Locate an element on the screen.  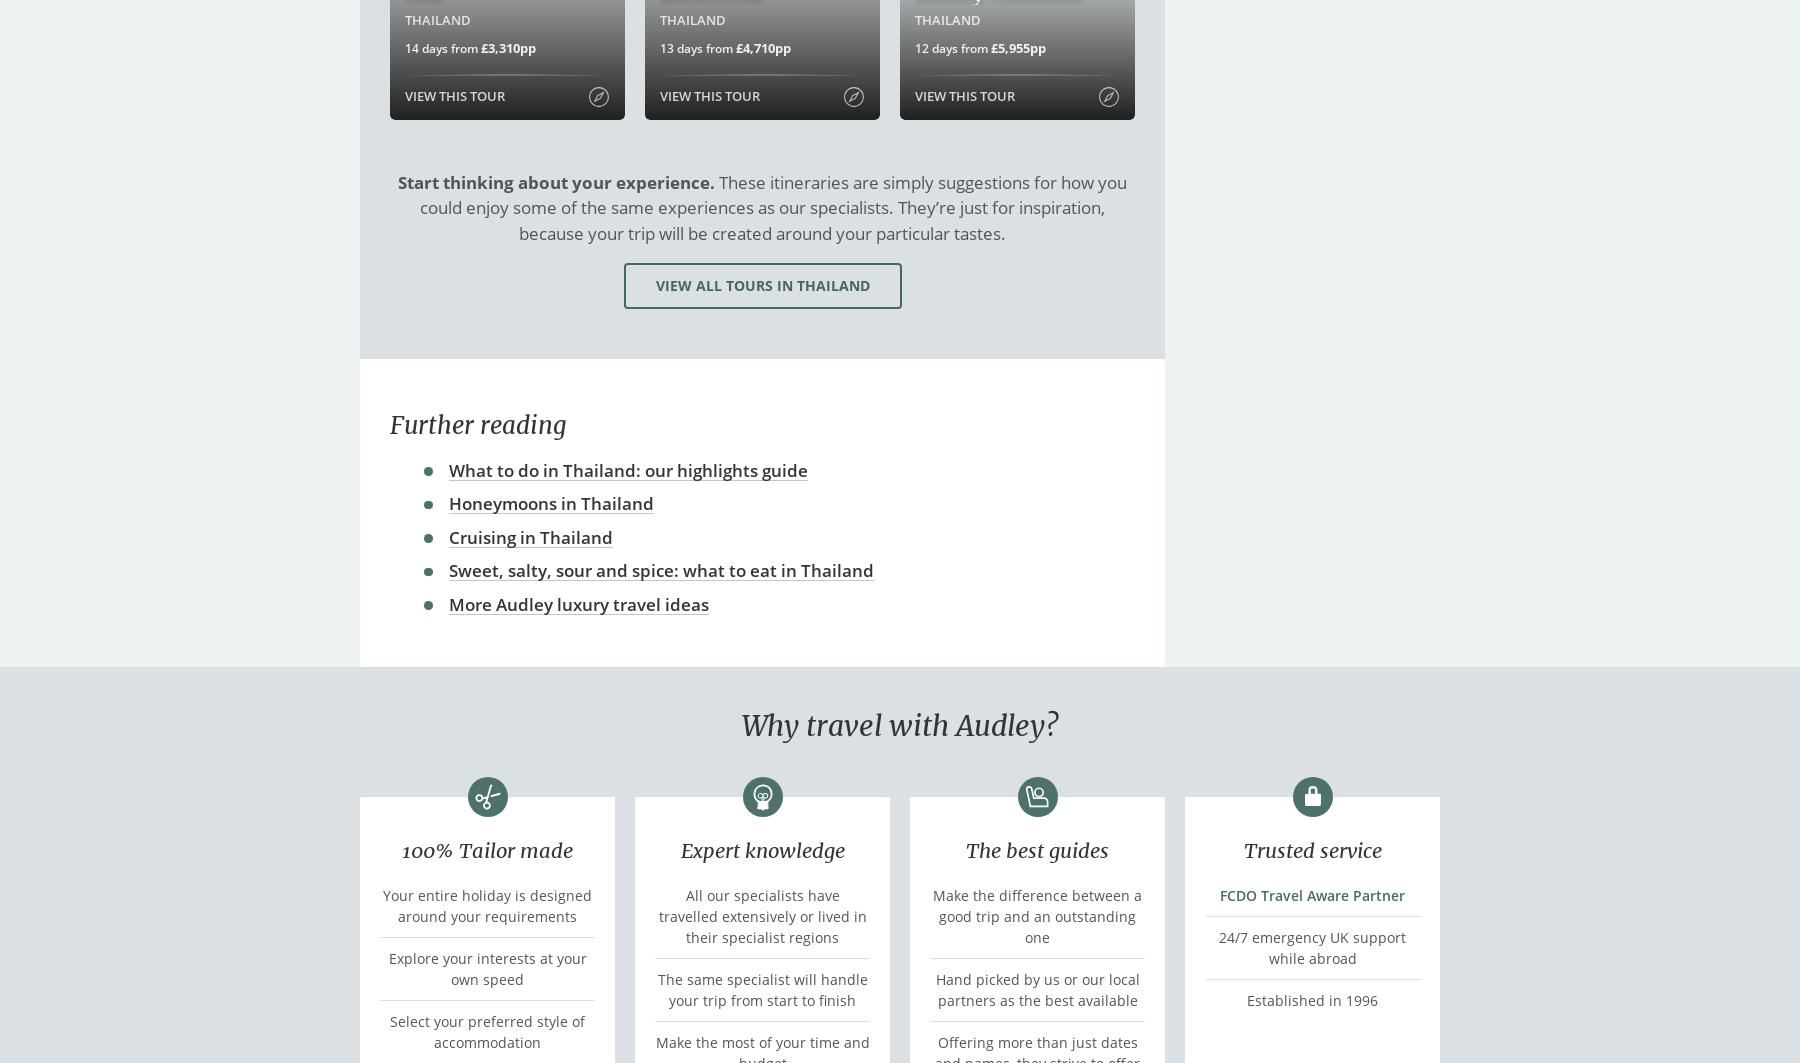
'What to do in Thailand: our highlights guide' is located at coordinates (628, 469).